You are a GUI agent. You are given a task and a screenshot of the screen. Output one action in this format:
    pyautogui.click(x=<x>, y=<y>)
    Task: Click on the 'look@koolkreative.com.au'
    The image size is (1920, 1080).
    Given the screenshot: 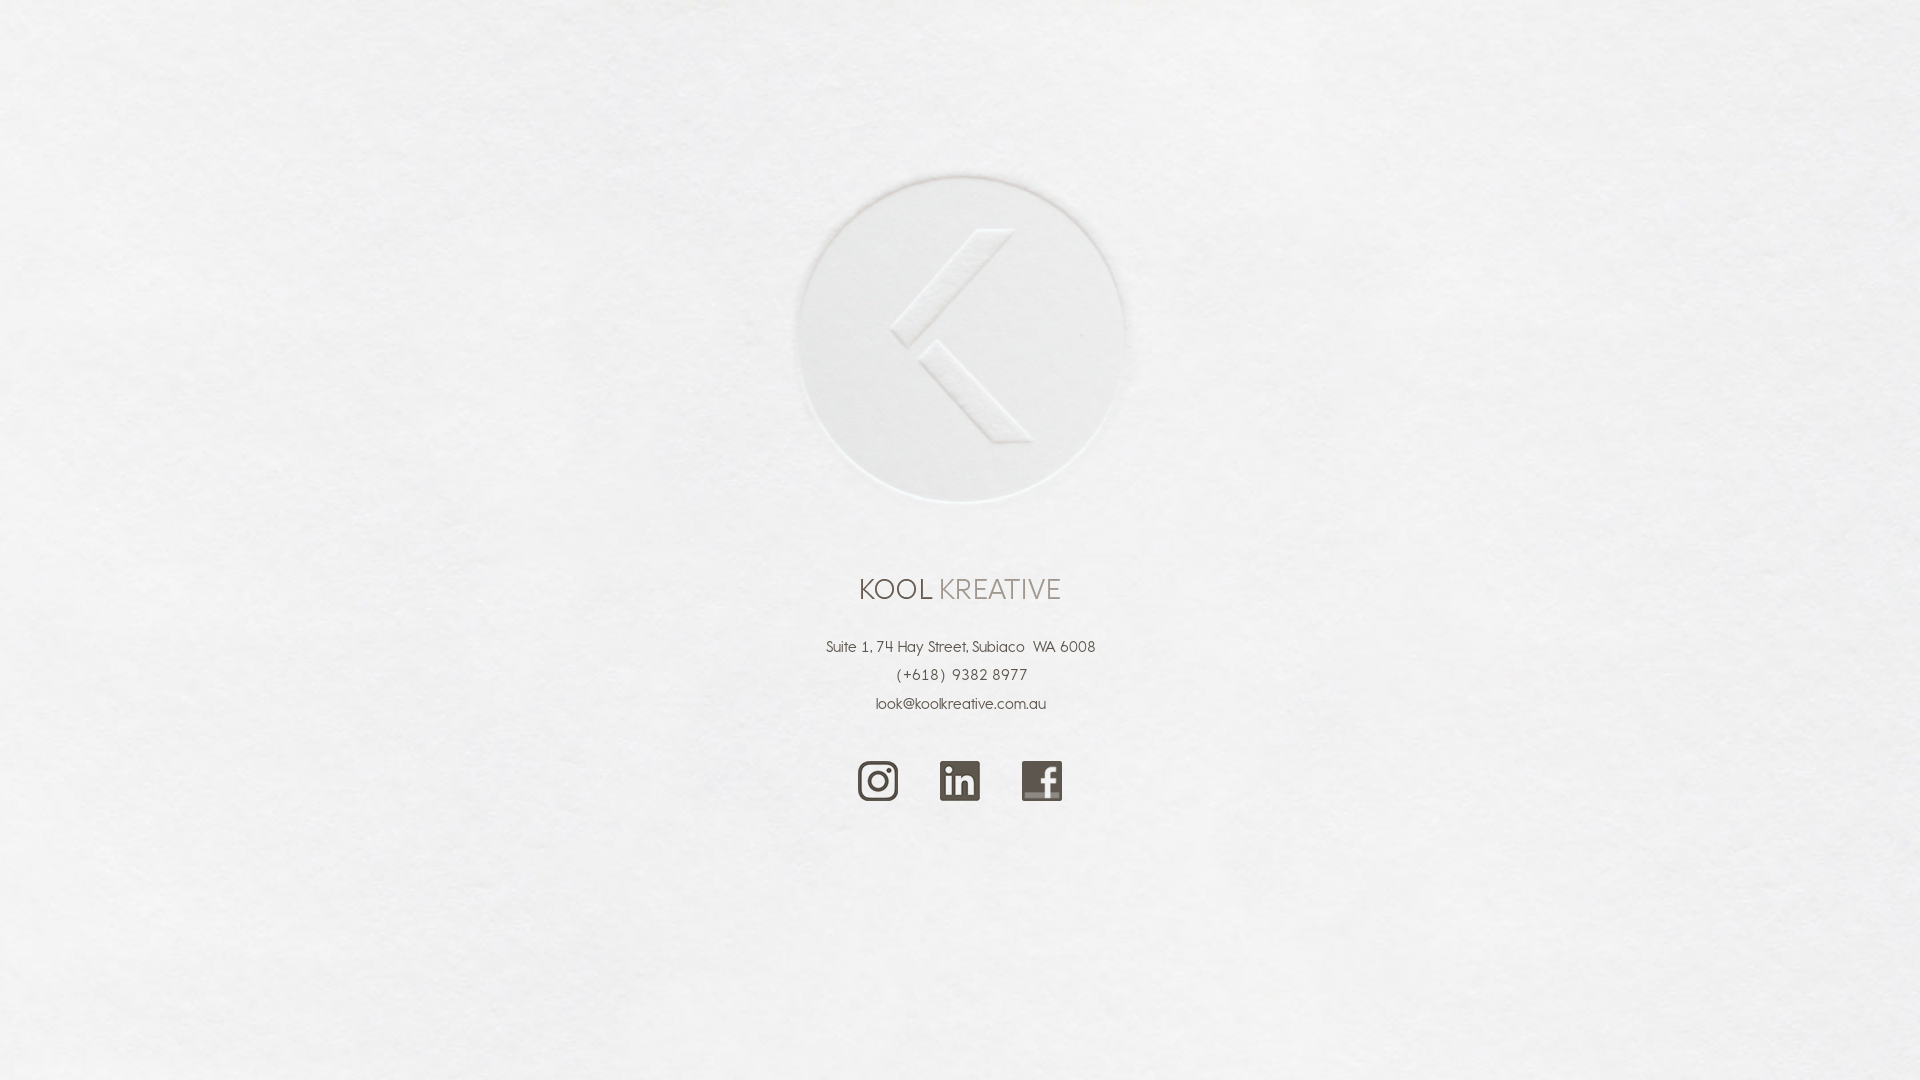 What is the action you would take?
    pyautogui.click(x=960, y=702)
    